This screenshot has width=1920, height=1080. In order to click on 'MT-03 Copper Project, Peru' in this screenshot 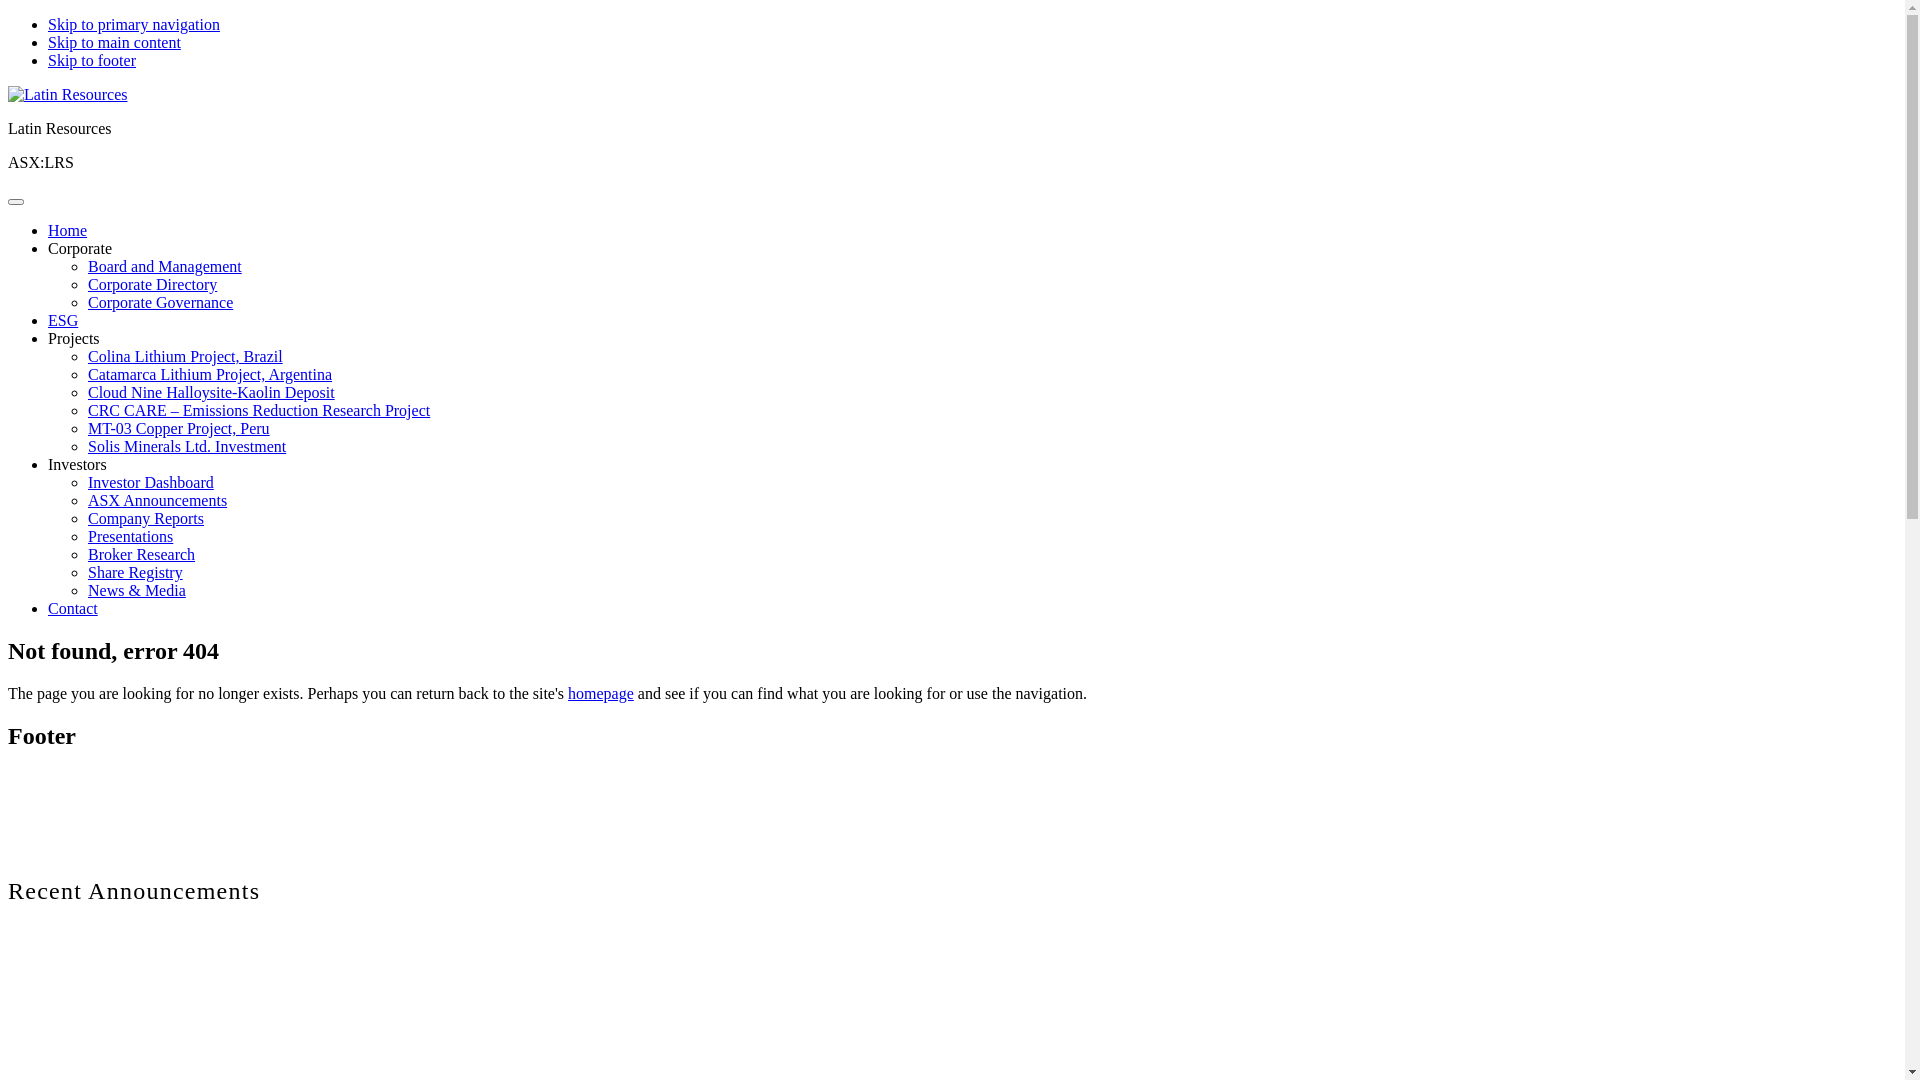, I will do `click(178, 427)`.